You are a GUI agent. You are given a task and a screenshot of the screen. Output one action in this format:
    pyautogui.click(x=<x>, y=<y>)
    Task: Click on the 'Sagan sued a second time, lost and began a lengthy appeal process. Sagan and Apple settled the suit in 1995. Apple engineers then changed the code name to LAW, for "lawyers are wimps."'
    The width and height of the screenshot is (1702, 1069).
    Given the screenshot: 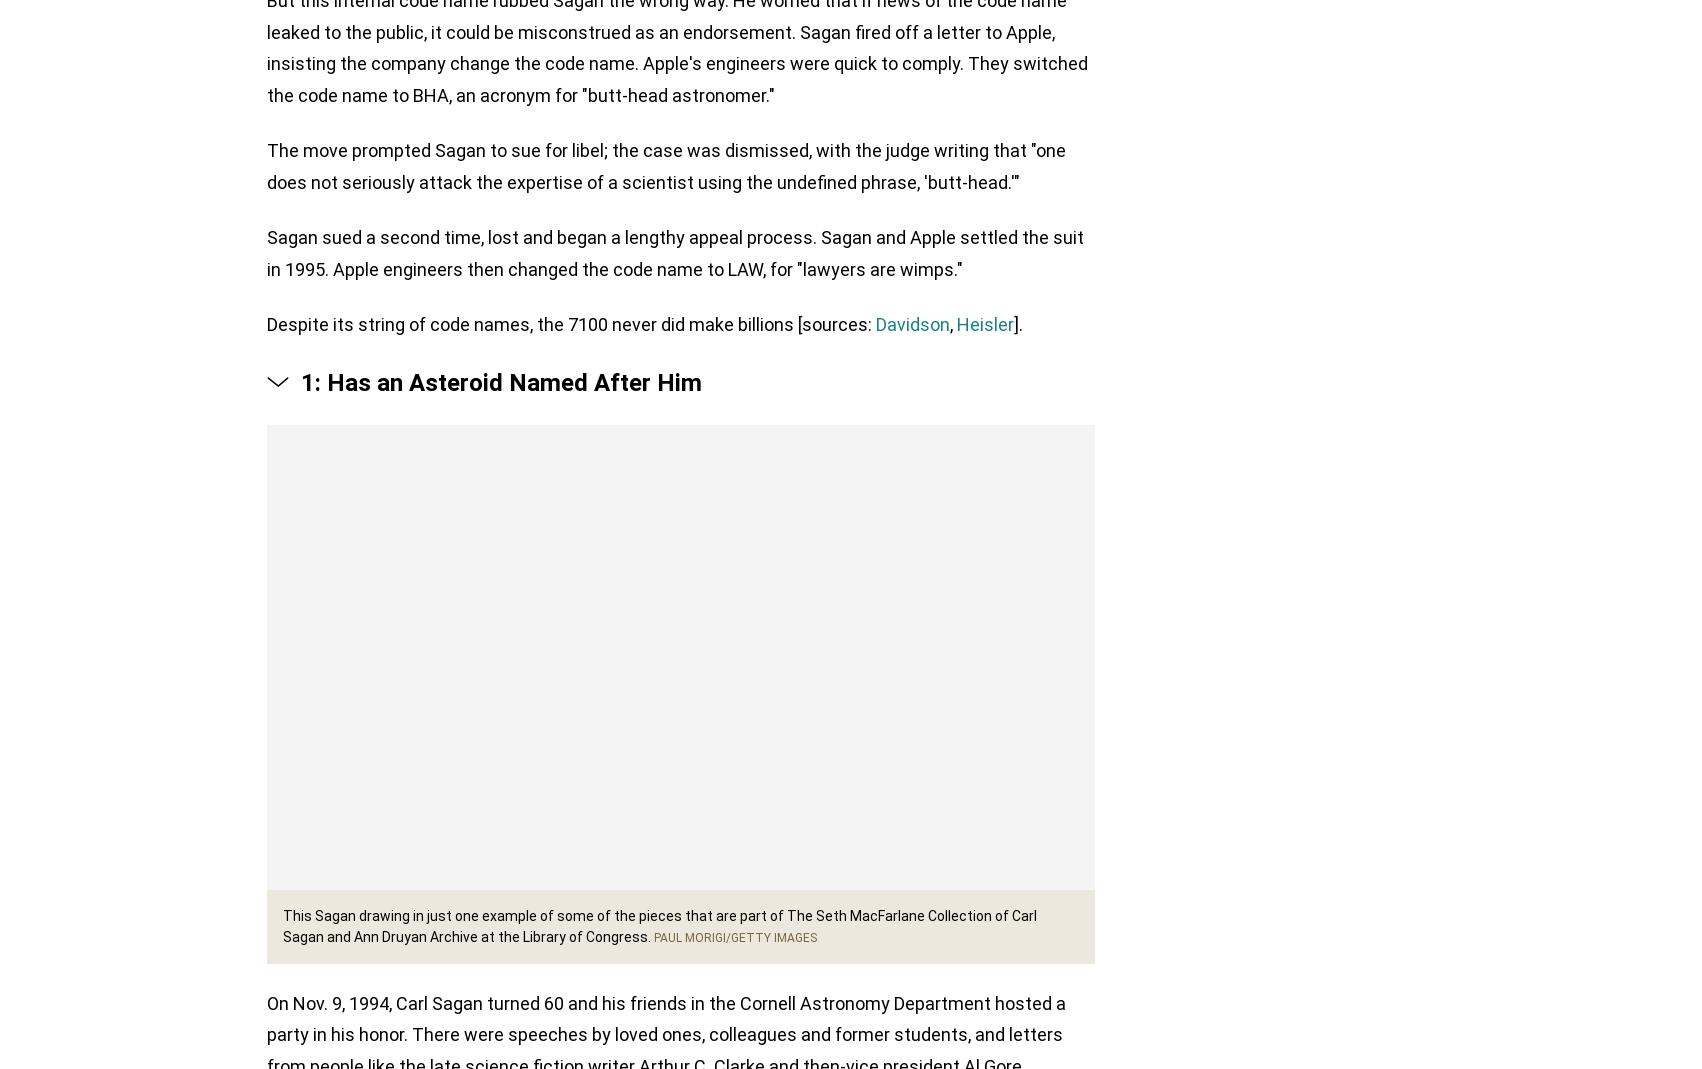 What is the action you would take?
    pyautogui.click(x=675, y=255)
    